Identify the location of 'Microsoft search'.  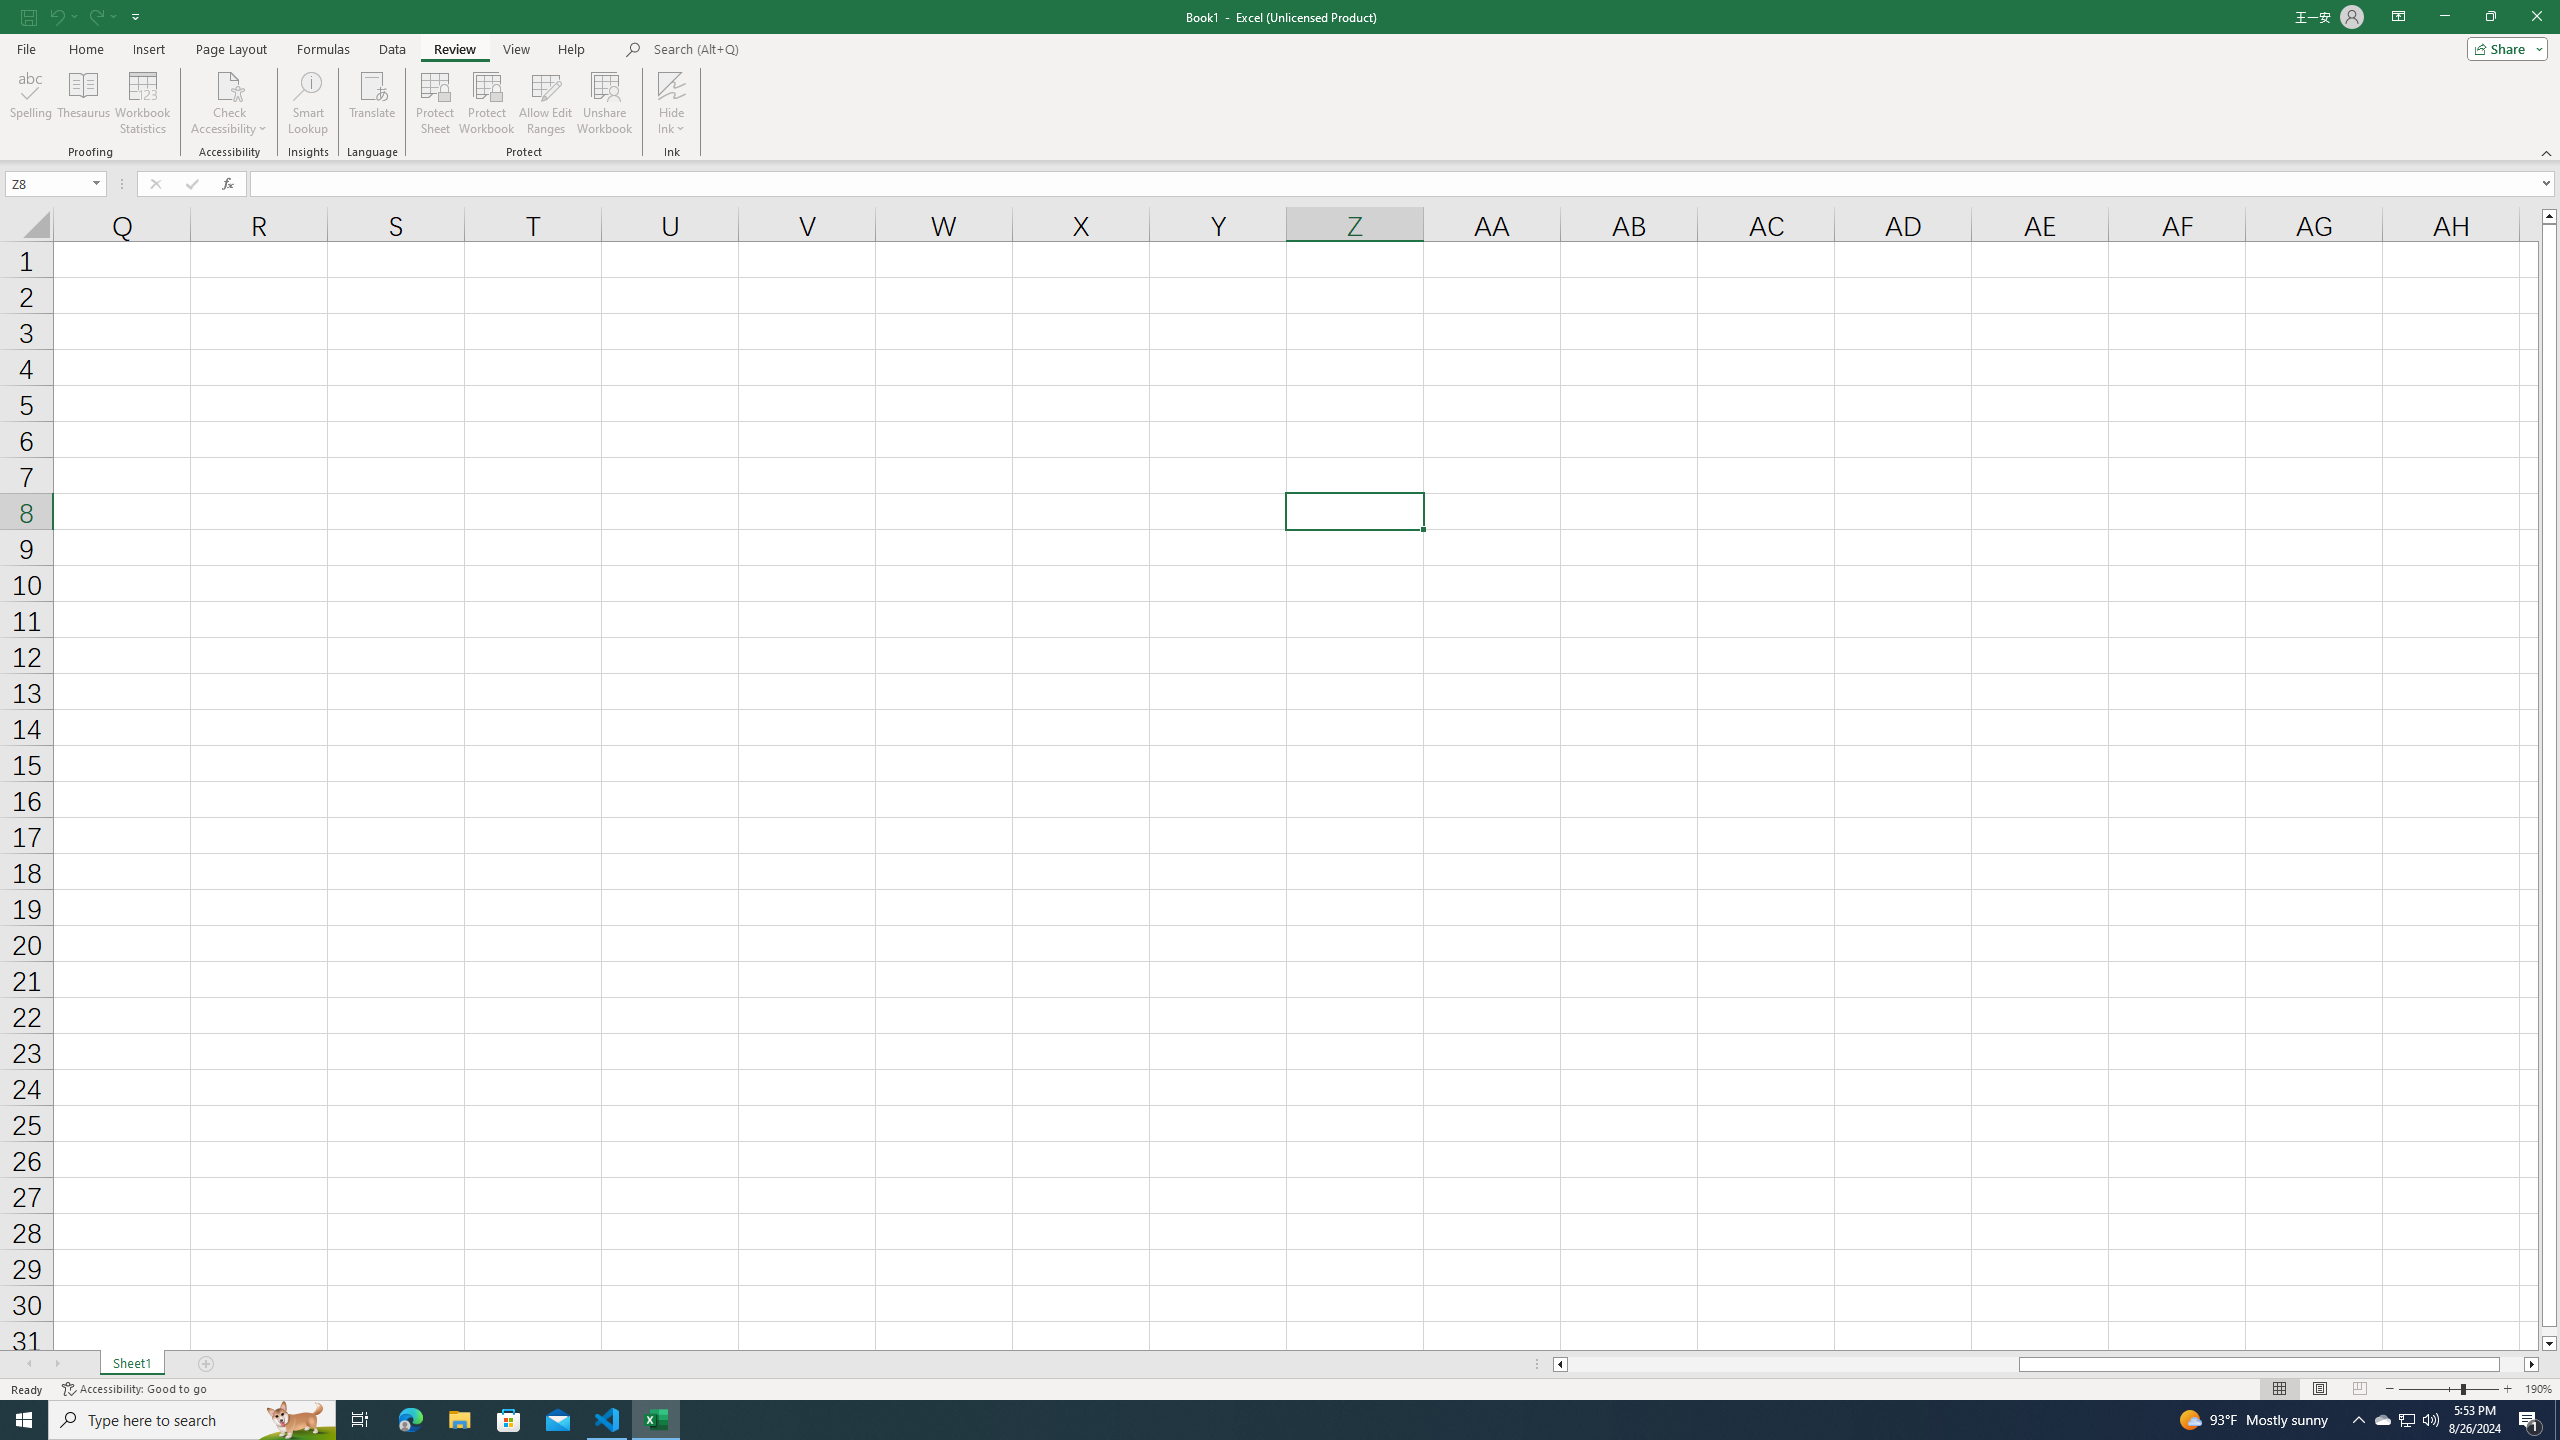
(791, 49).